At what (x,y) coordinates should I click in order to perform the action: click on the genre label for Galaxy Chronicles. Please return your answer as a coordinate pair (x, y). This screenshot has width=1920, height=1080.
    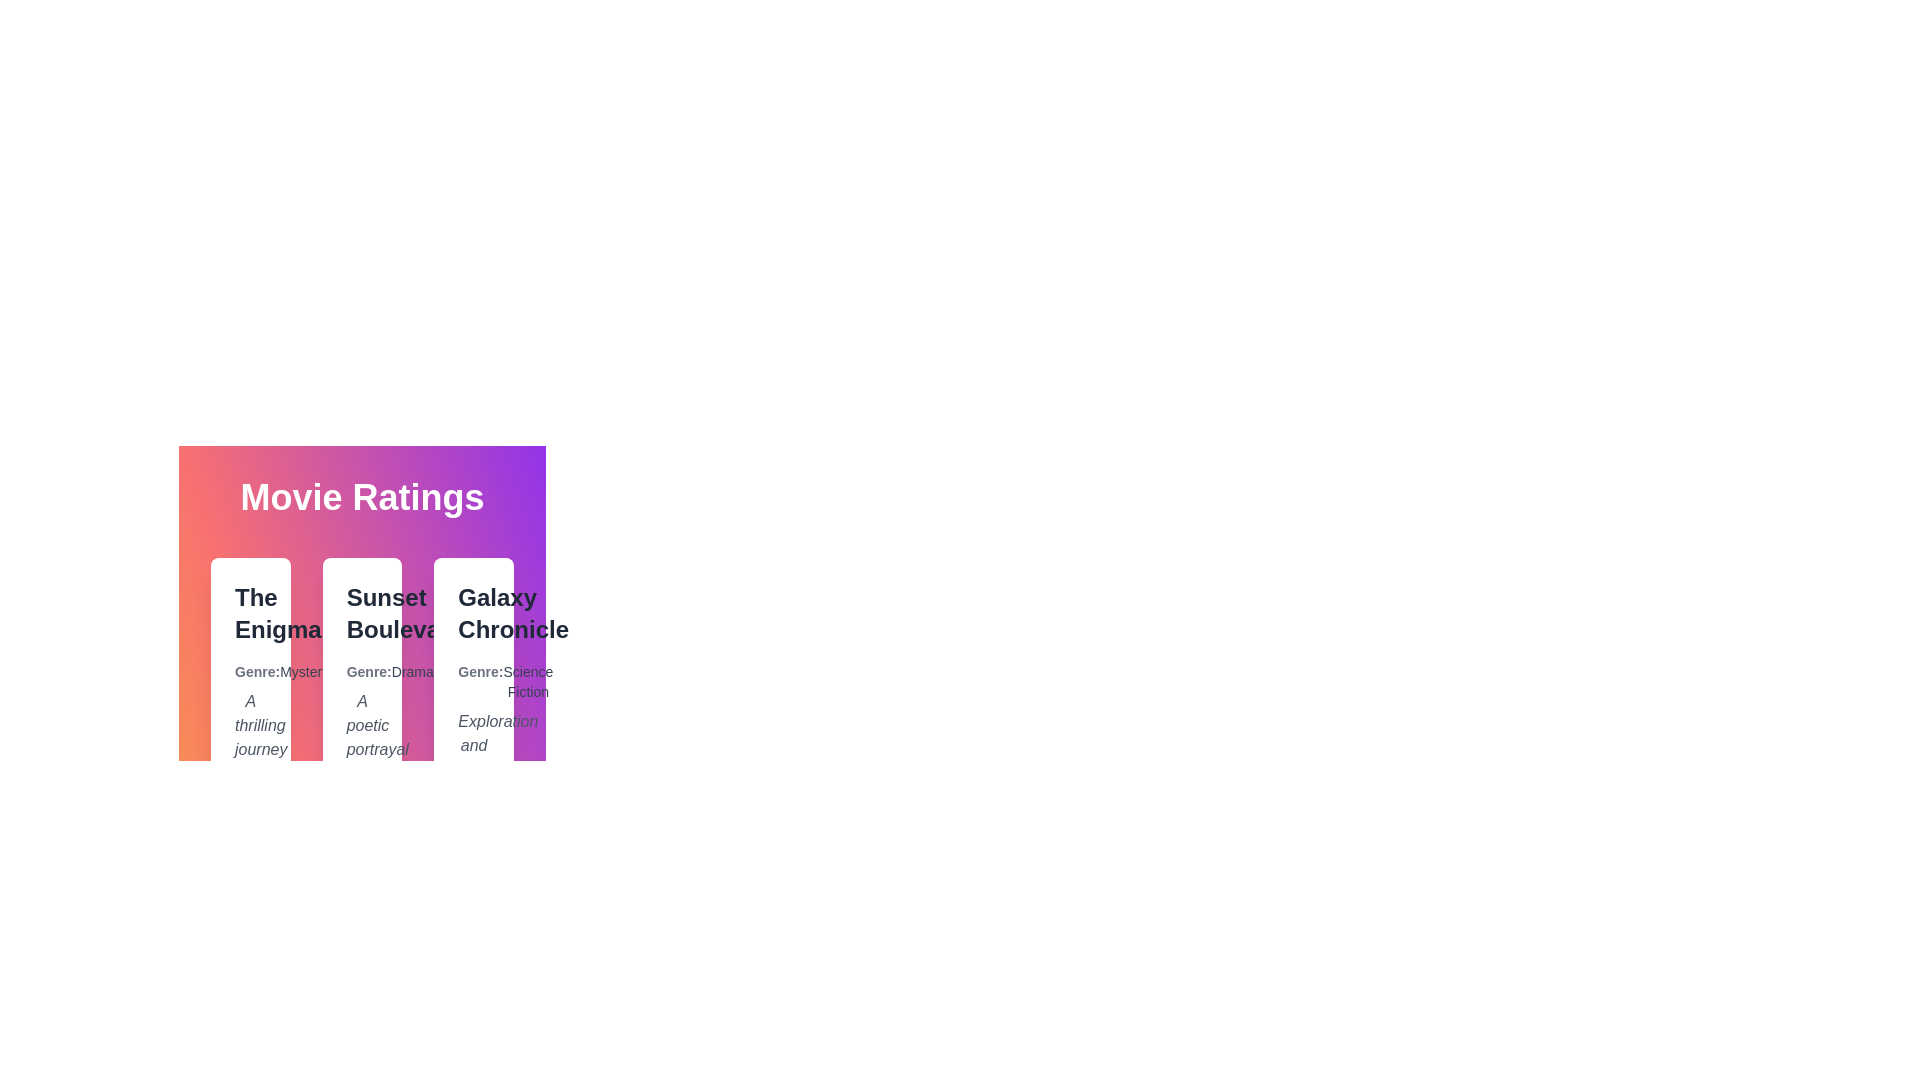
    Looking at the image, I should click on (473, 681).